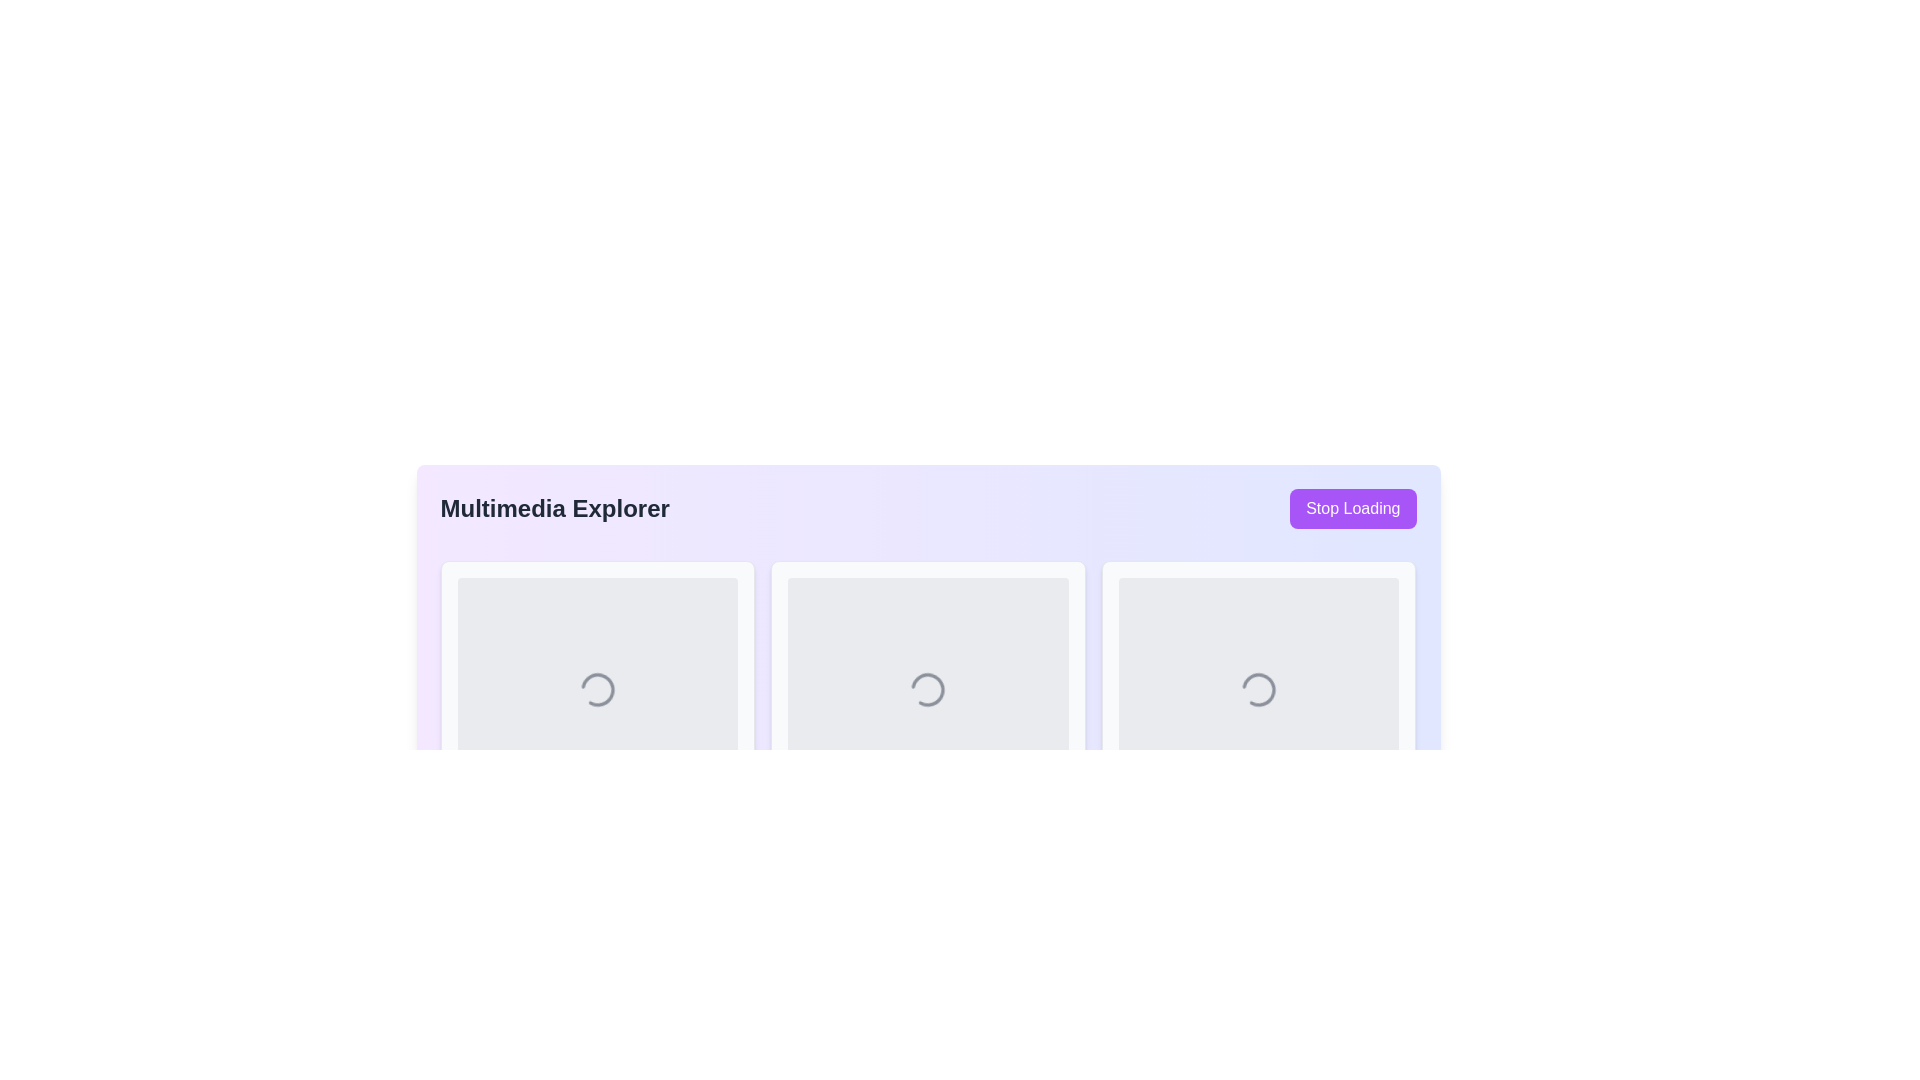 Image resolution: width=1920 pixels, height=1080 pixels. Describe the element at coordinates (927, 689) in the screenshot. I see `the spinning animation of the circular loader located in the center of the middle card of three horizontally arranged cards` at that location.